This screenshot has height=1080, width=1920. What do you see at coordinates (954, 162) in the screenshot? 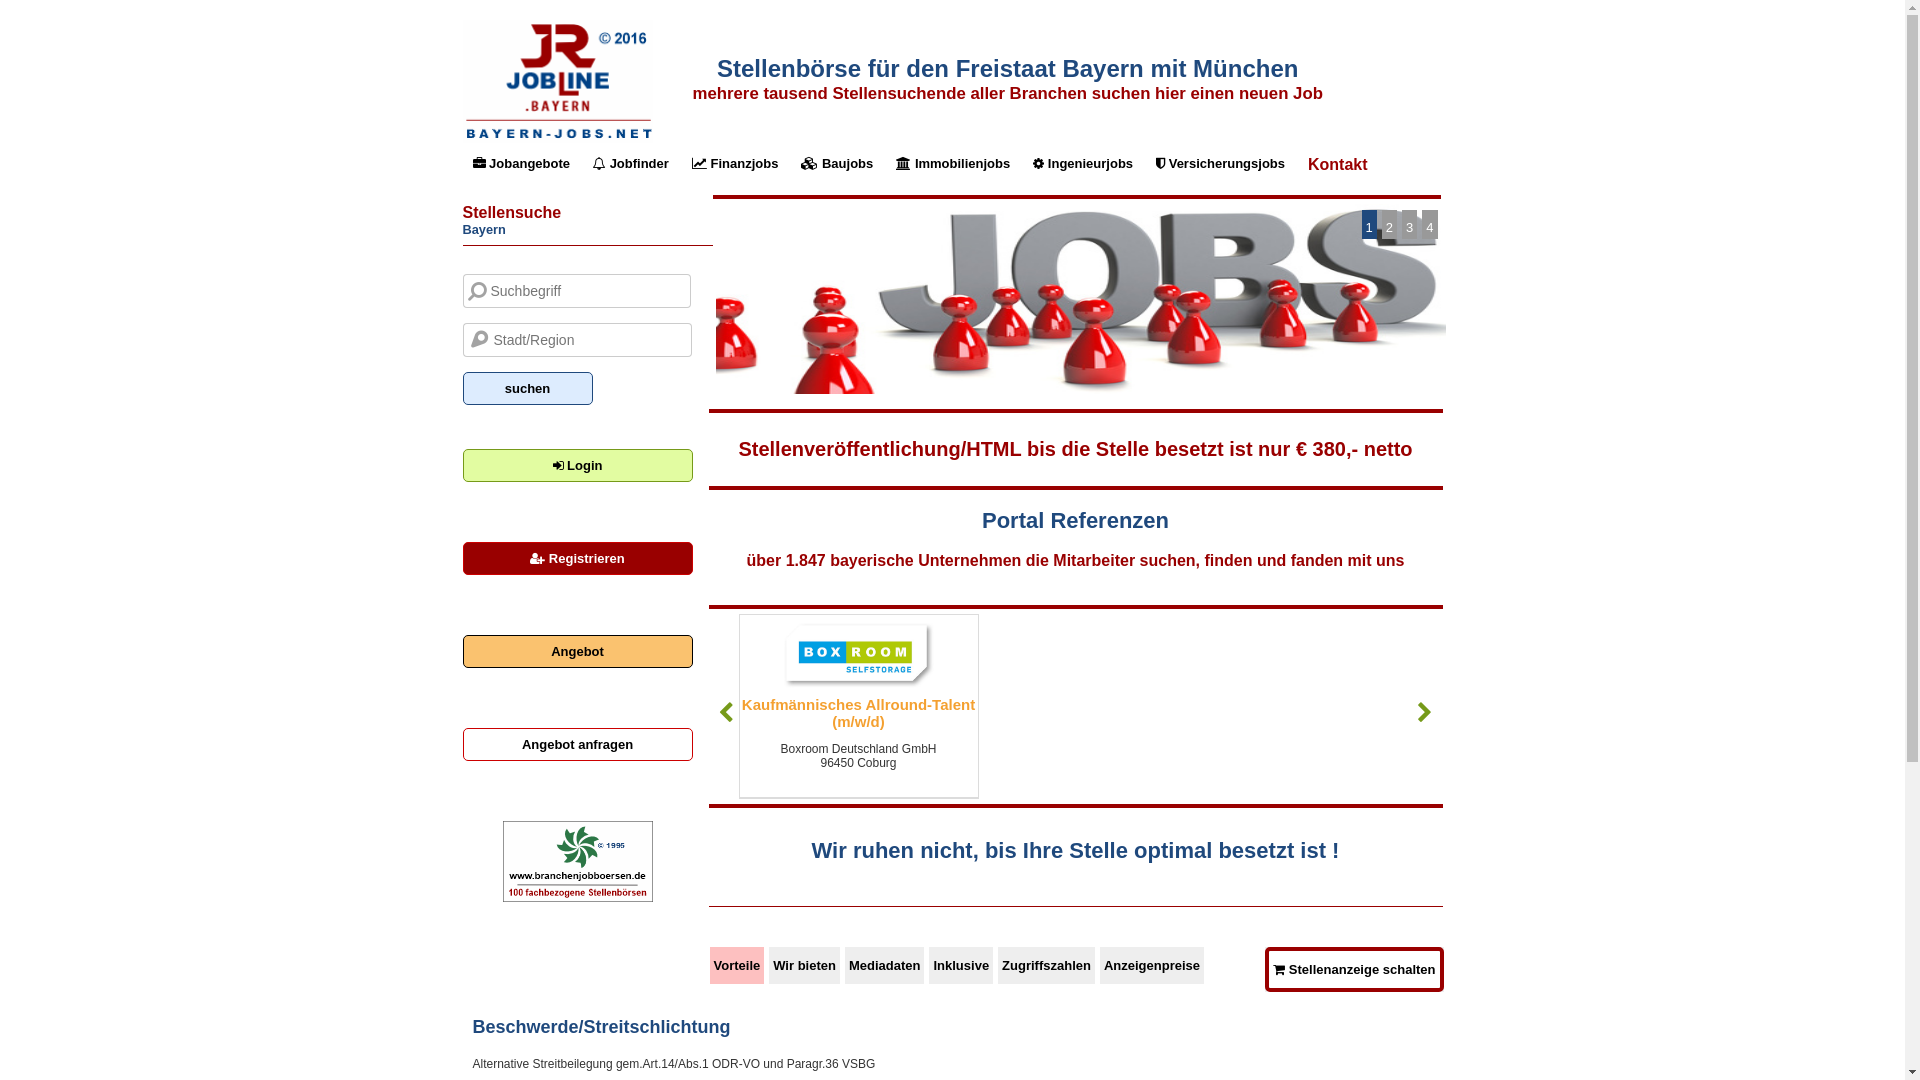
I see `'Immobilienjobs'` at bounding box center [954, 162].